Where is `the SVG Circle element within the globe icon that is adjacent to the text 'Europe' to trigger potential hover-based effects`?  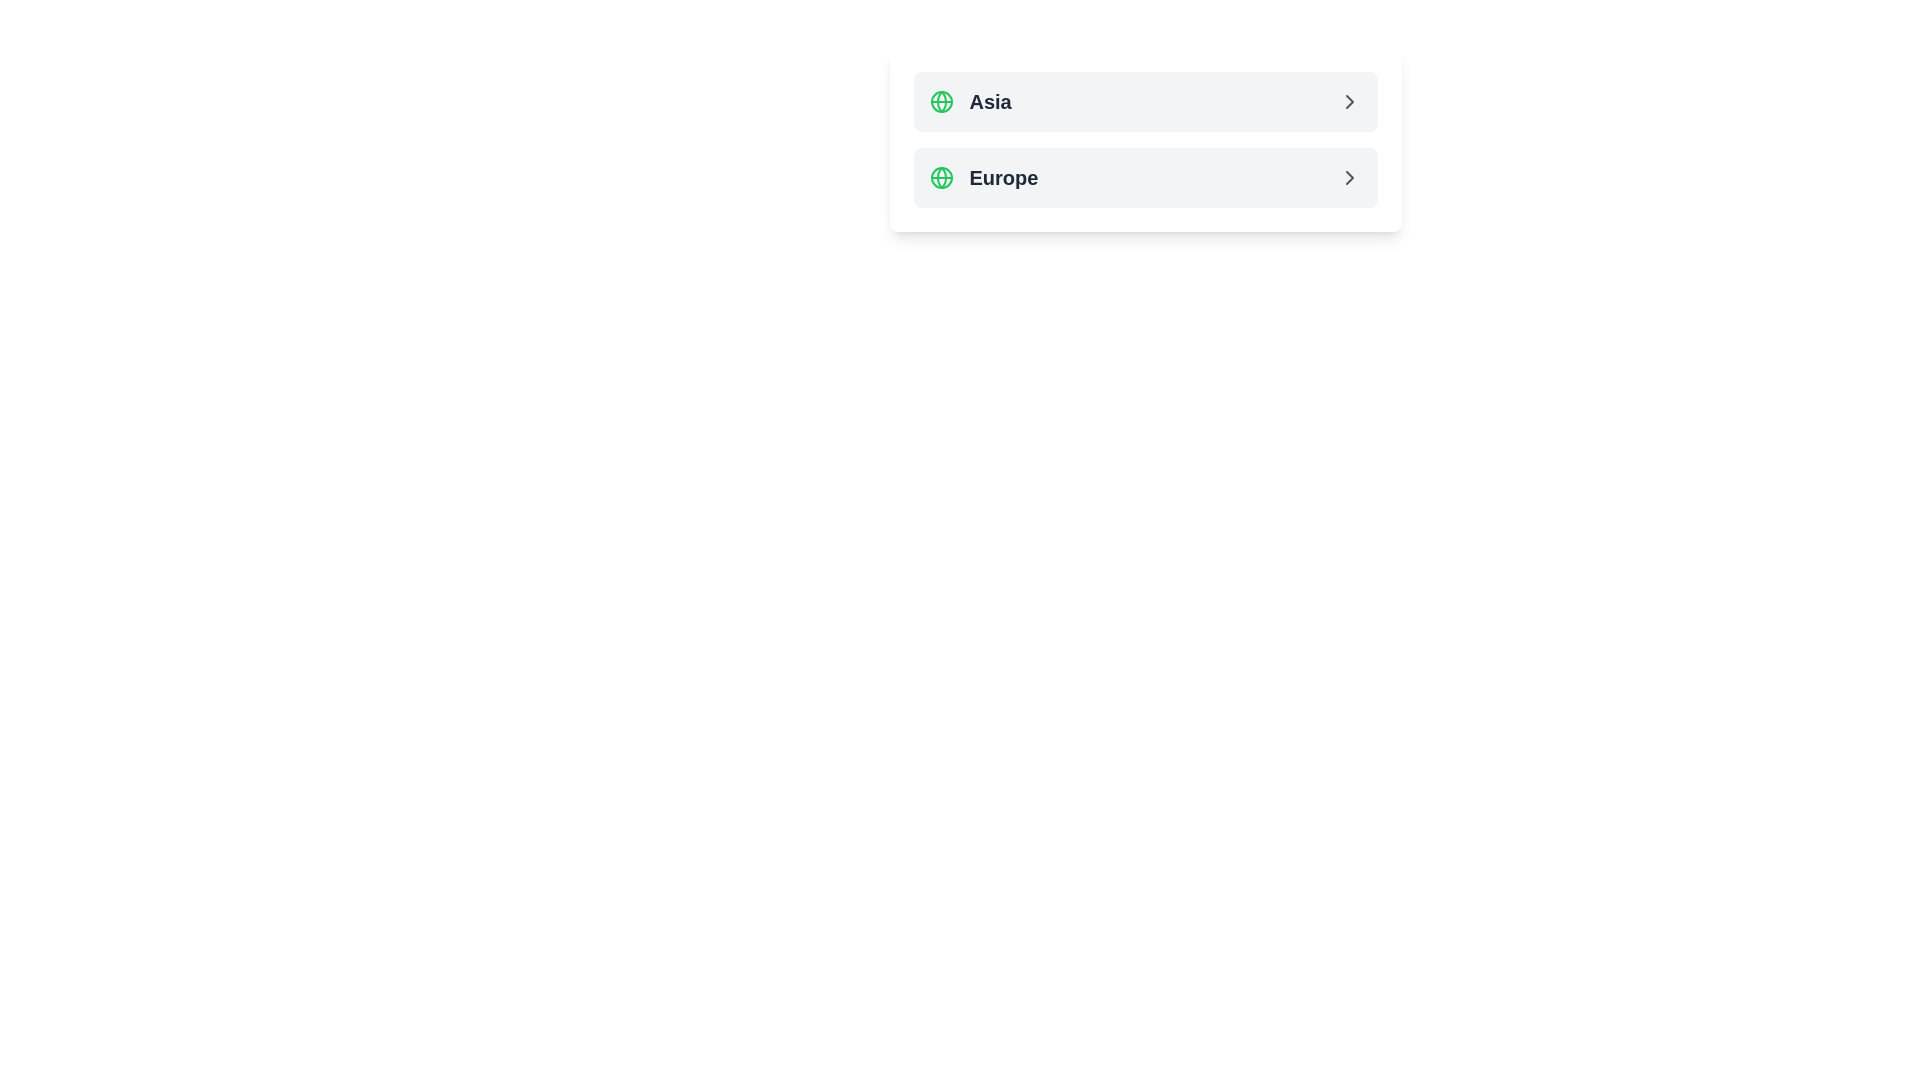
the SVG Circle element within the globe icon that is adjacent to the text 'Europe' to trigger potential hover-based effects is located at coordinates (940, 101).